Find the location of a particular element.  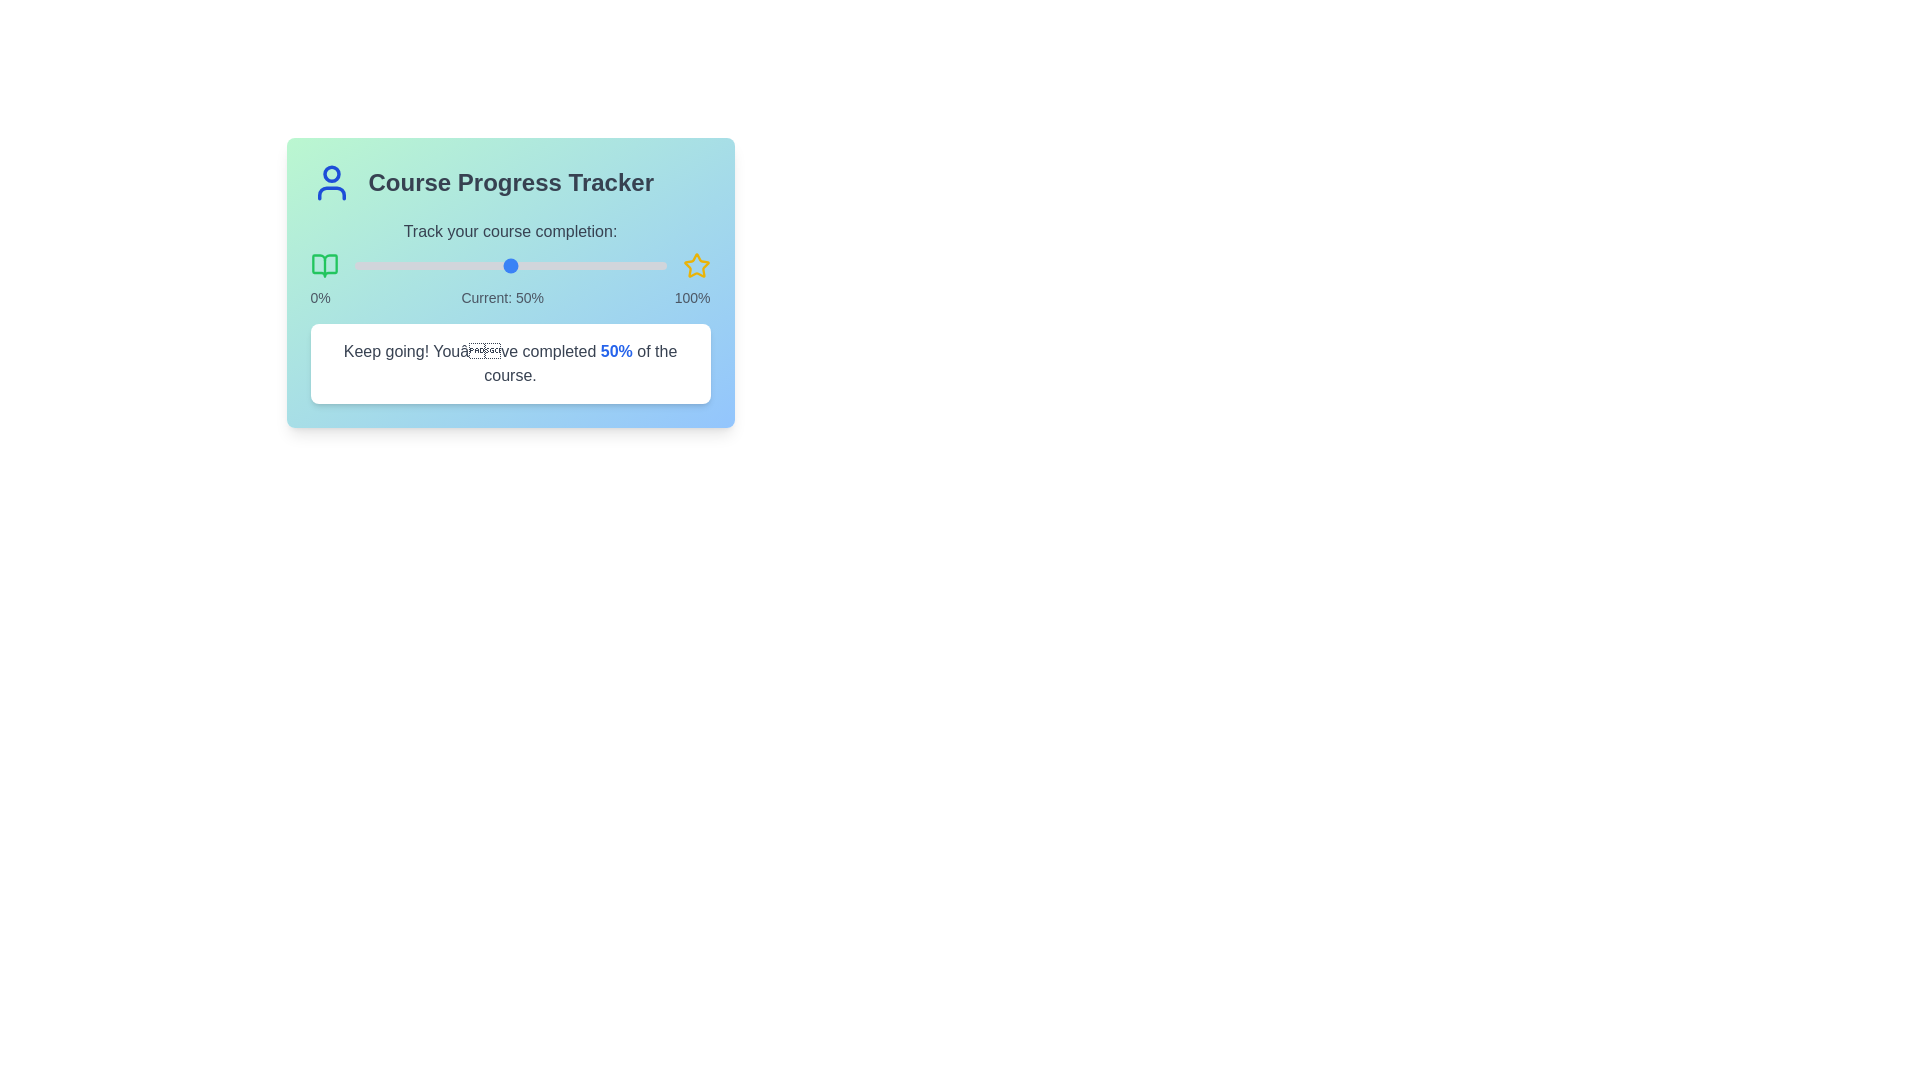

the progress slider to 6% completion is located at coordinates (373, 265).